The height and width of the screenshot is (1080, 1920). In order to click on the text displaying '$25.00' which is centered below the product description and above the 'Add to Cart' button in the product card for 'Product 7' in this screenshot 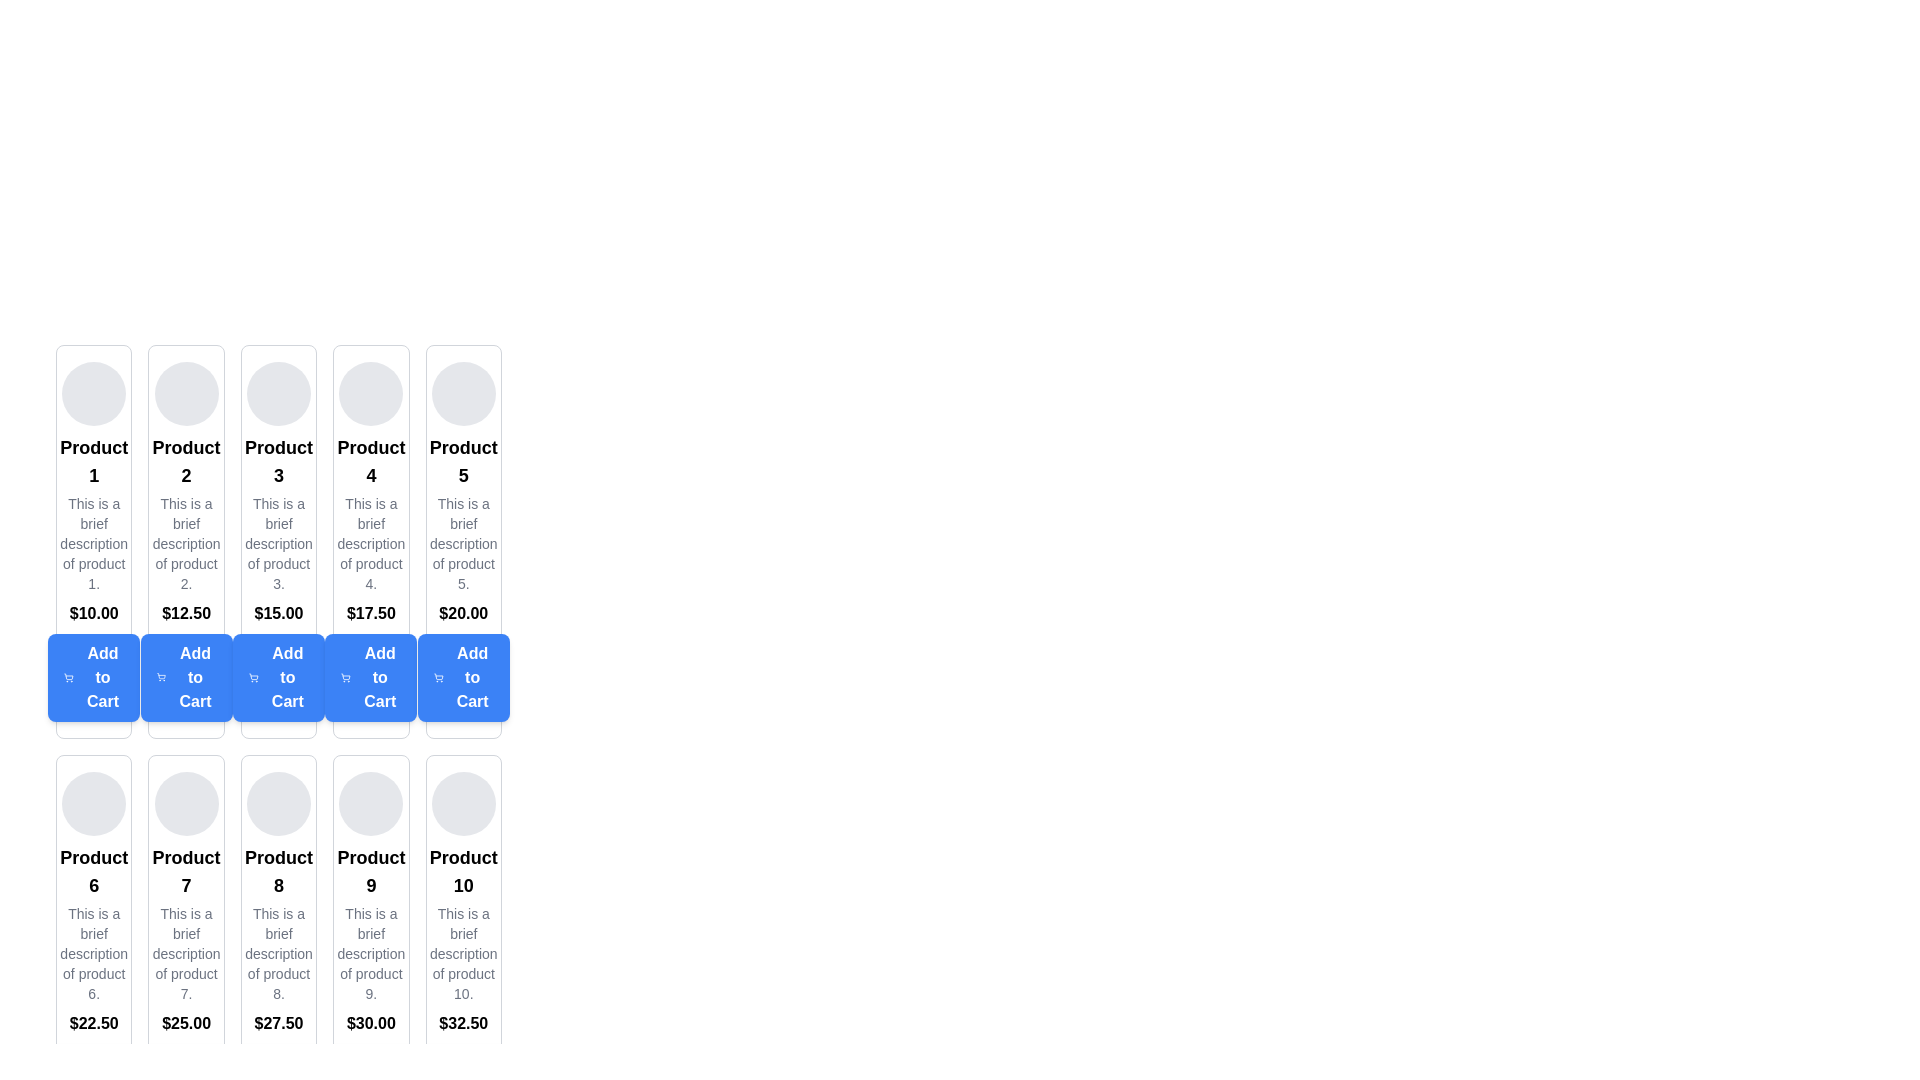, I will do `click(186, 1023)`.